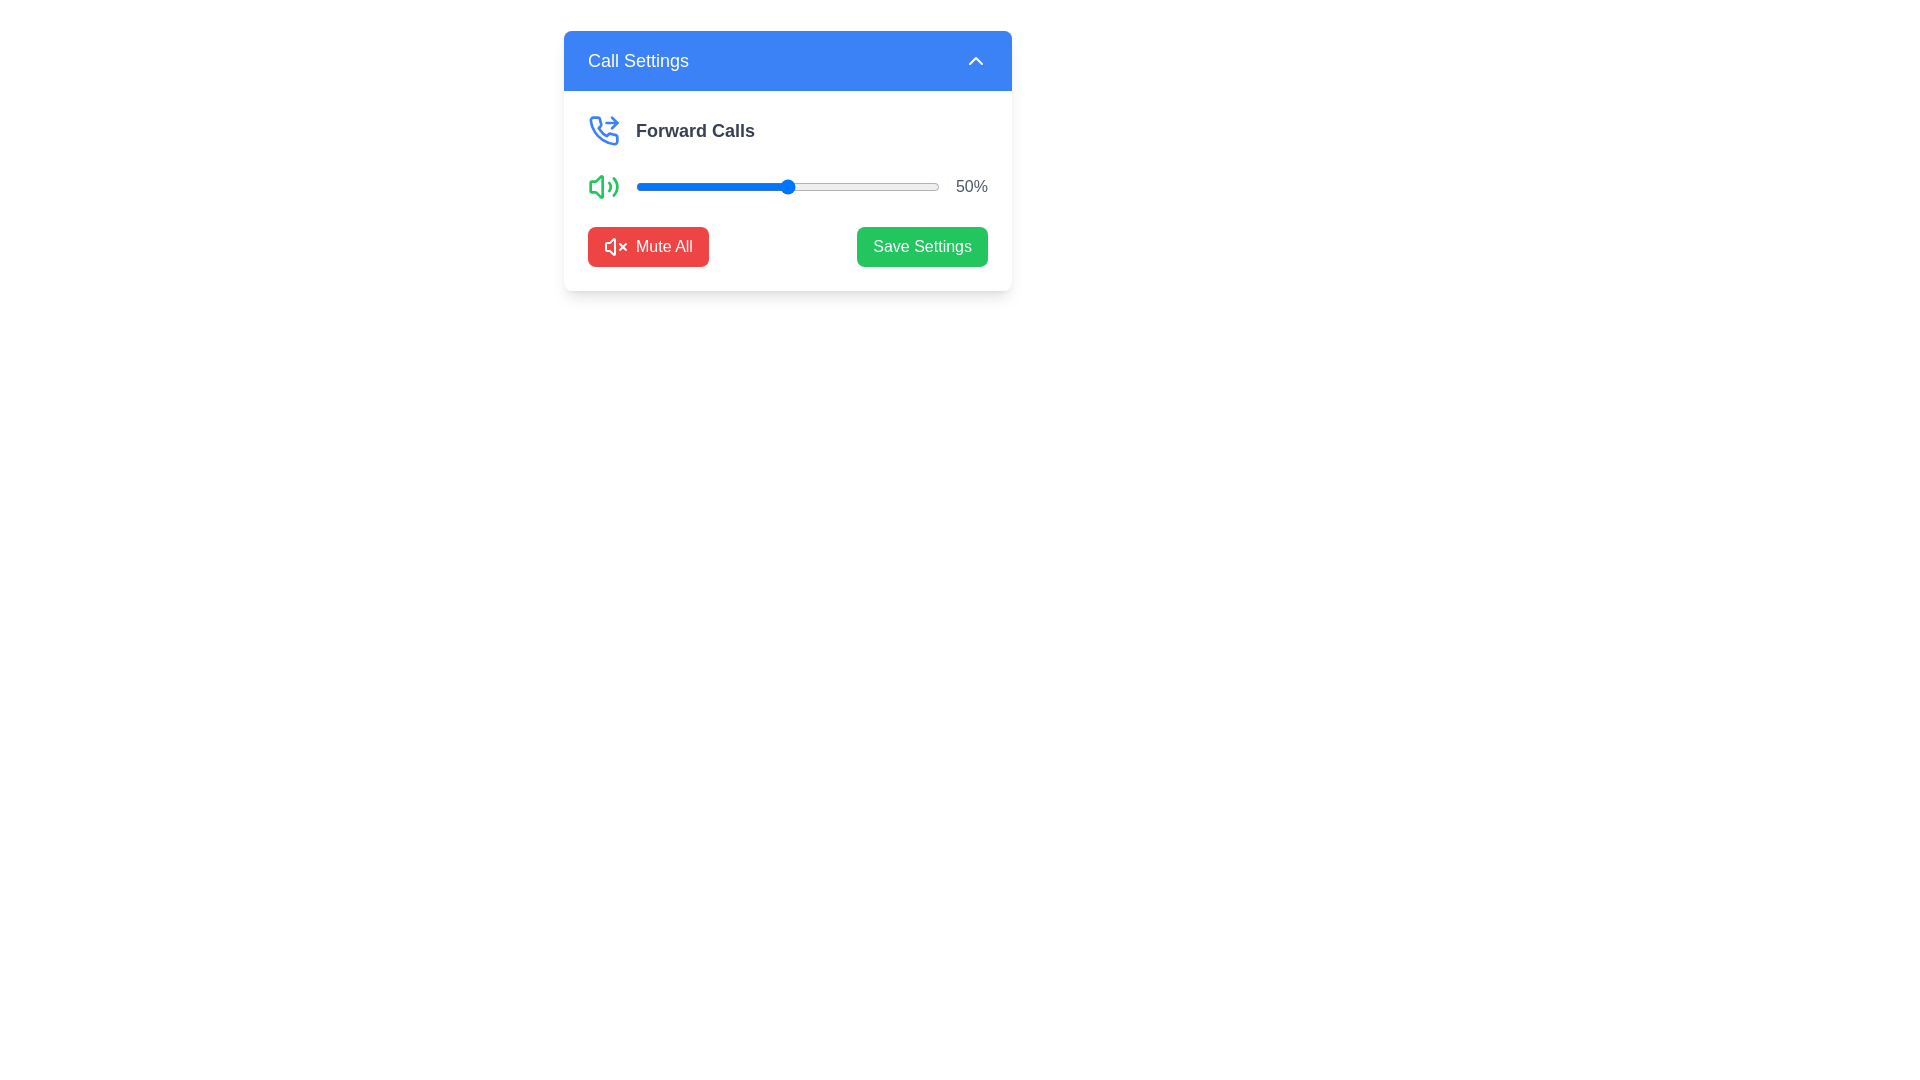  I want to click on the 'Forward Calls' text label, which is a bold dark gray text aligned next to a blue phone icon in the top section of the settings panel, so click(695, 131).